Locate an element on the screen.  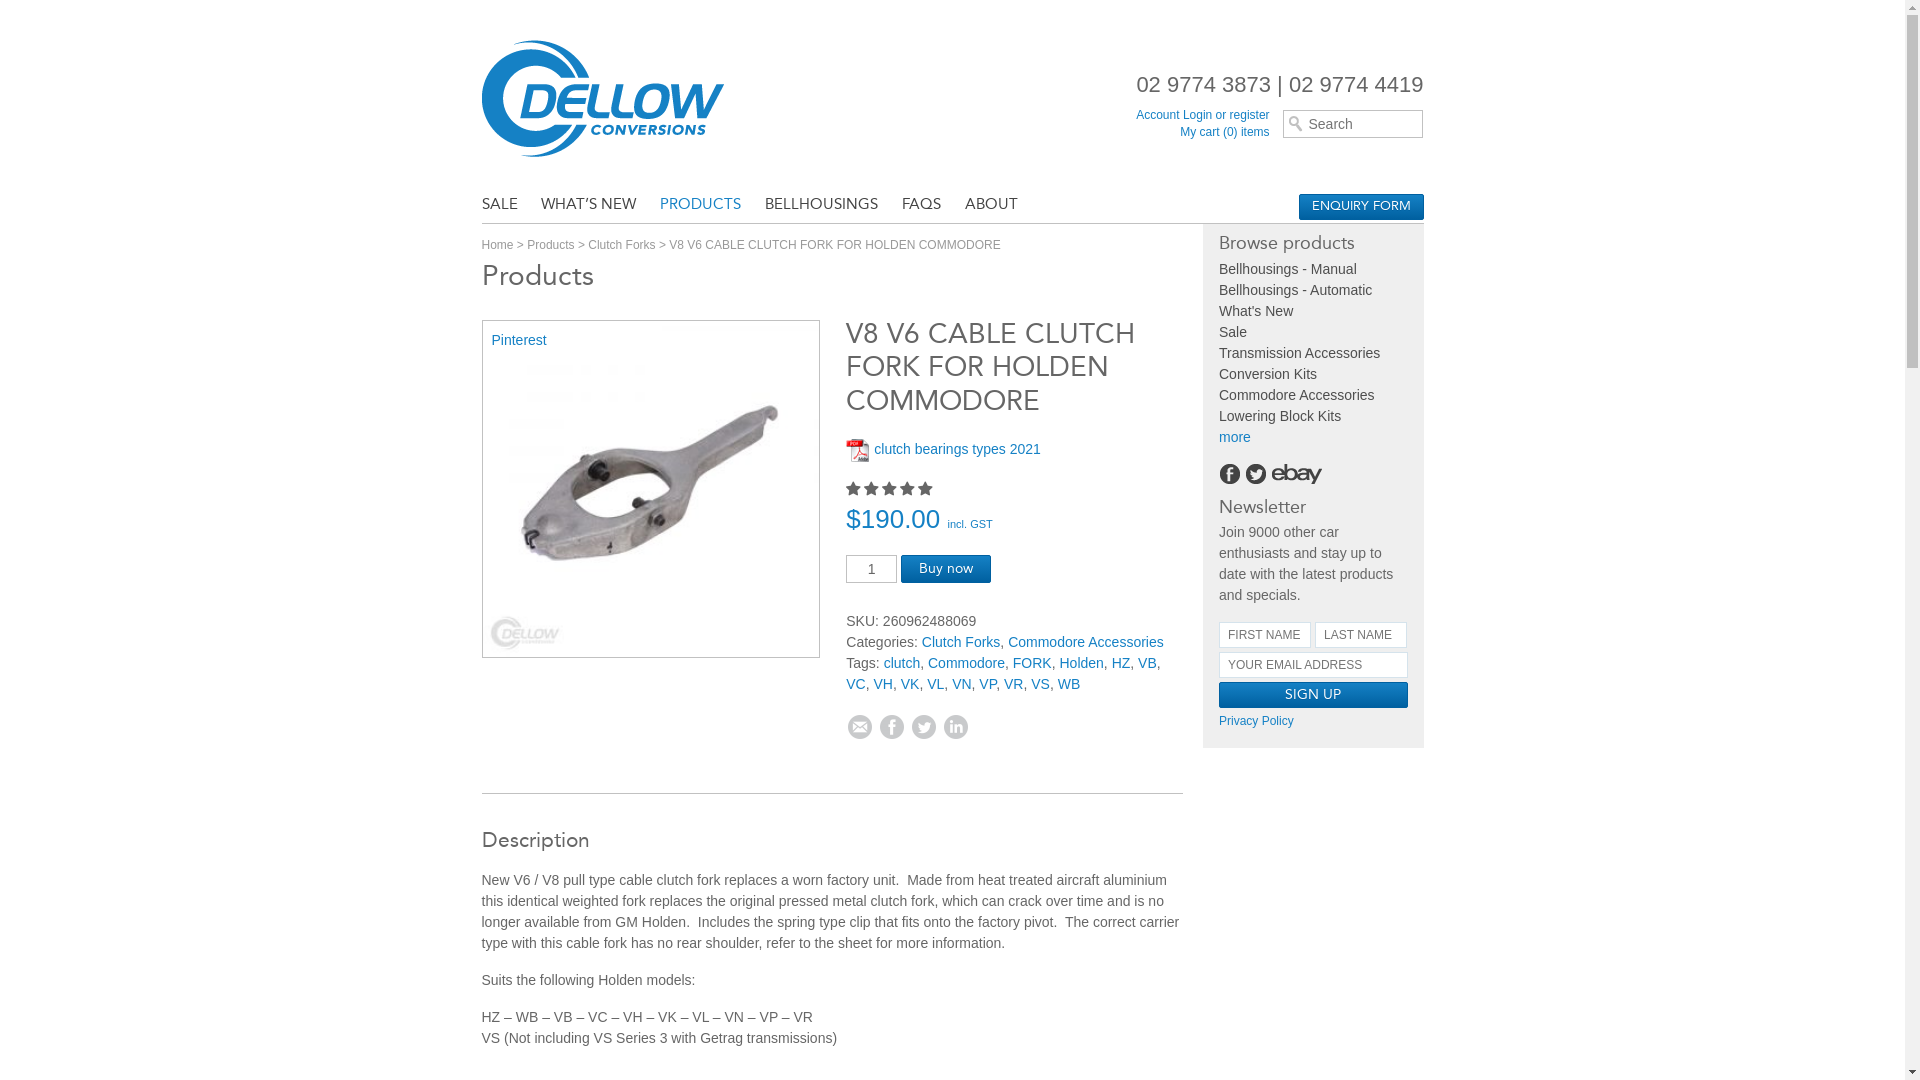
'Qty' is located at coordinates (871, 569).